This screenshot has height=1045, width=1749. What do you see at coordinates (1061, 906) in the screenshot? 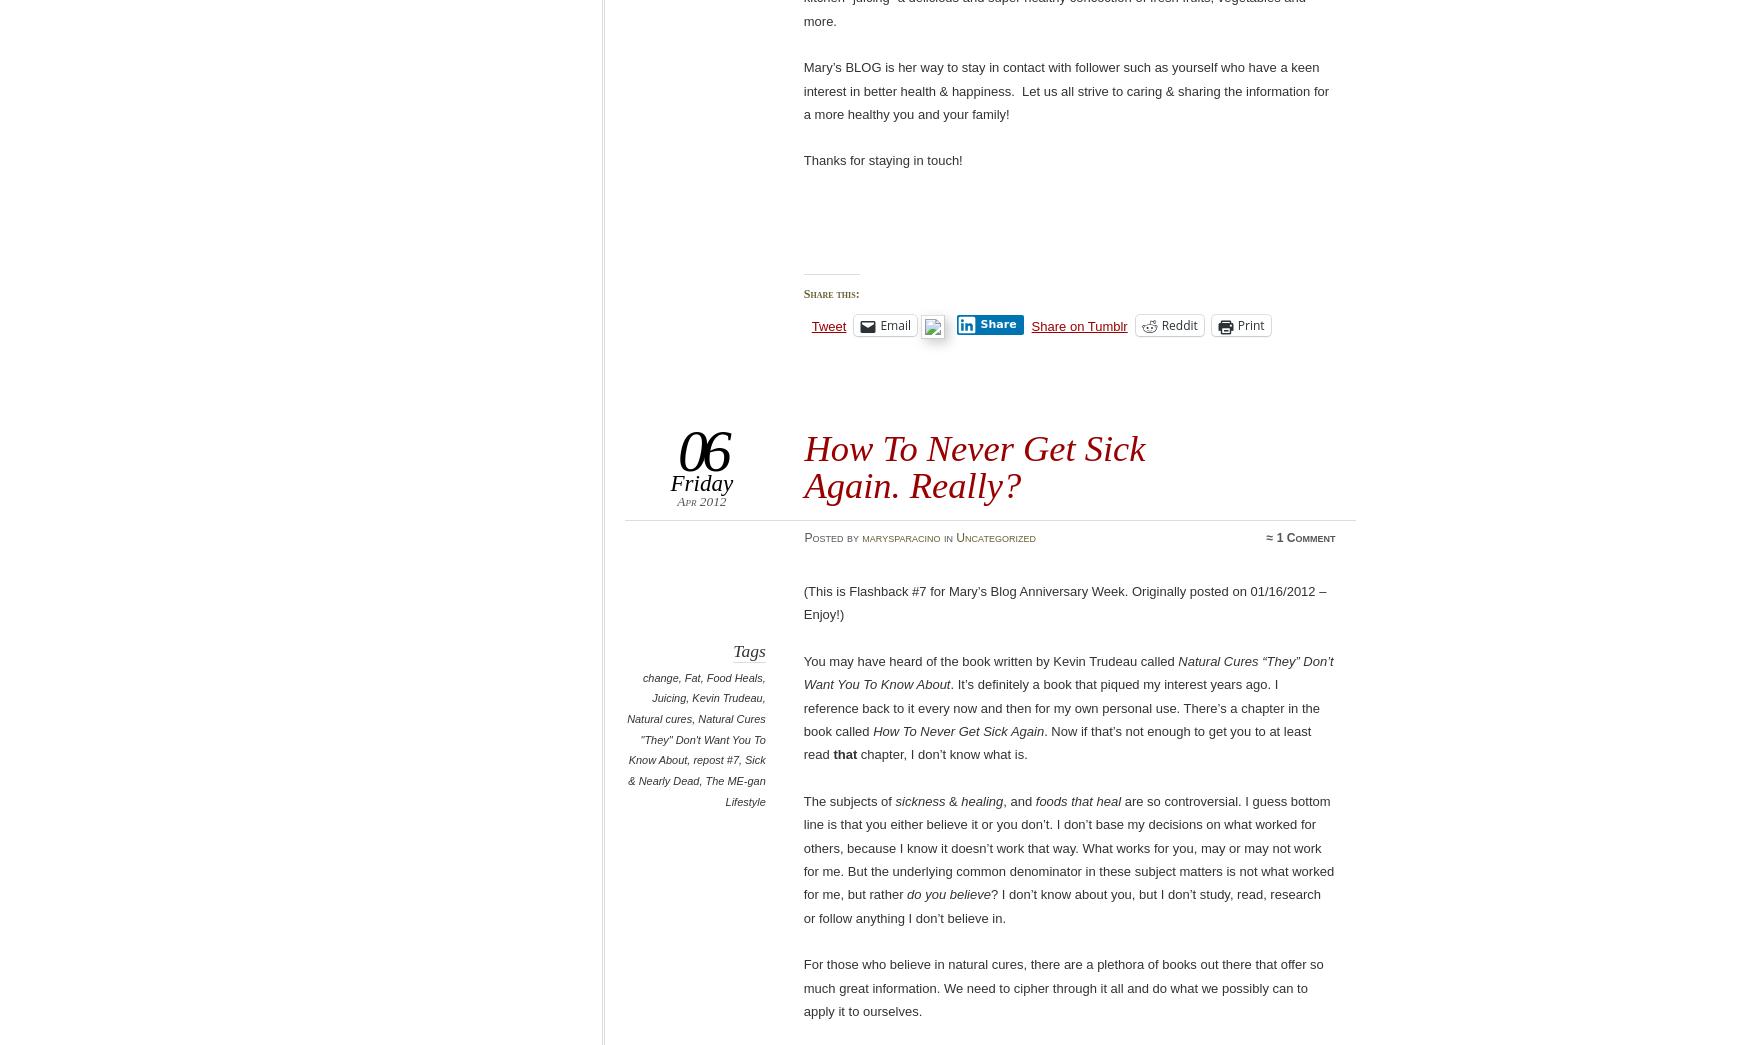
I see `'? I don’t know about you, but I don’t study, read, research or follow anything I don’t believe in.'` at bounding box center [1061, 906].